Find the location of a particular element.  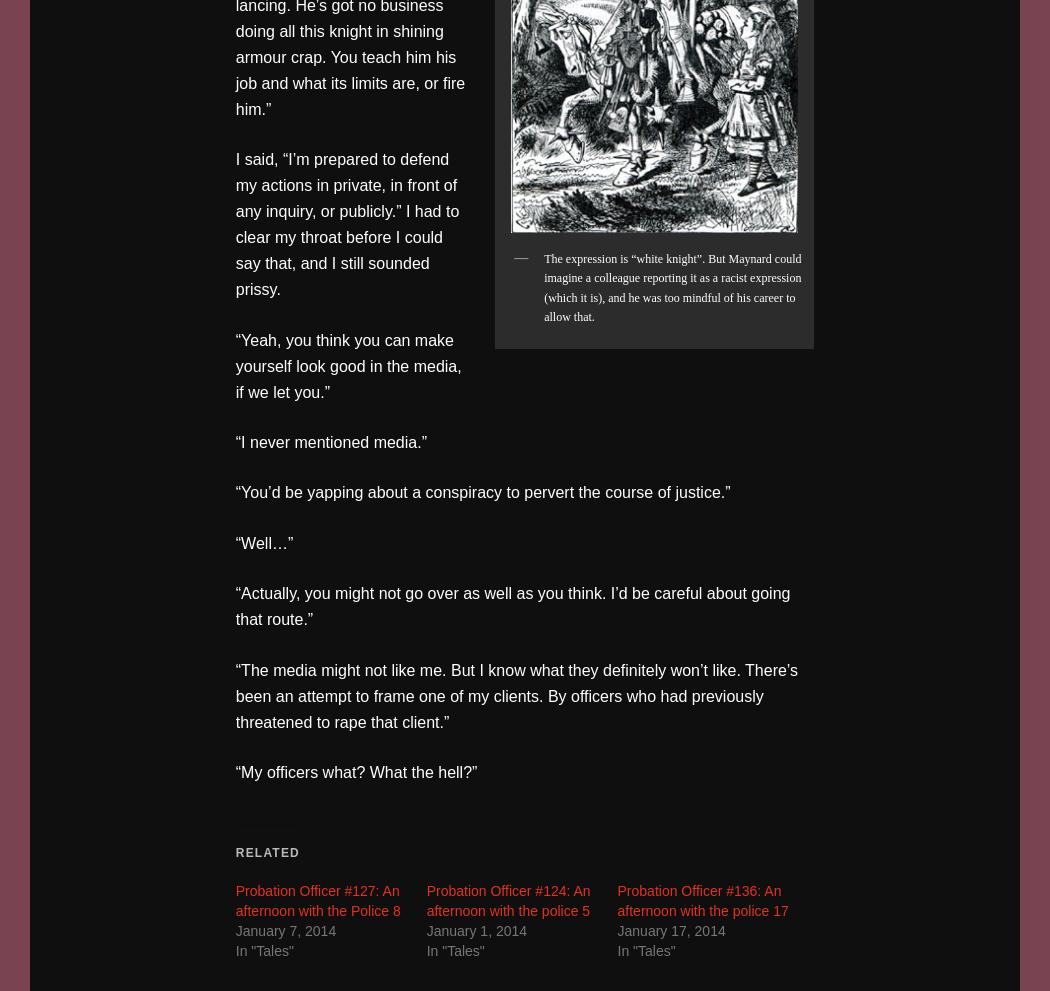

'“I never mentioned media.”' is located at coordinates (330, 442).